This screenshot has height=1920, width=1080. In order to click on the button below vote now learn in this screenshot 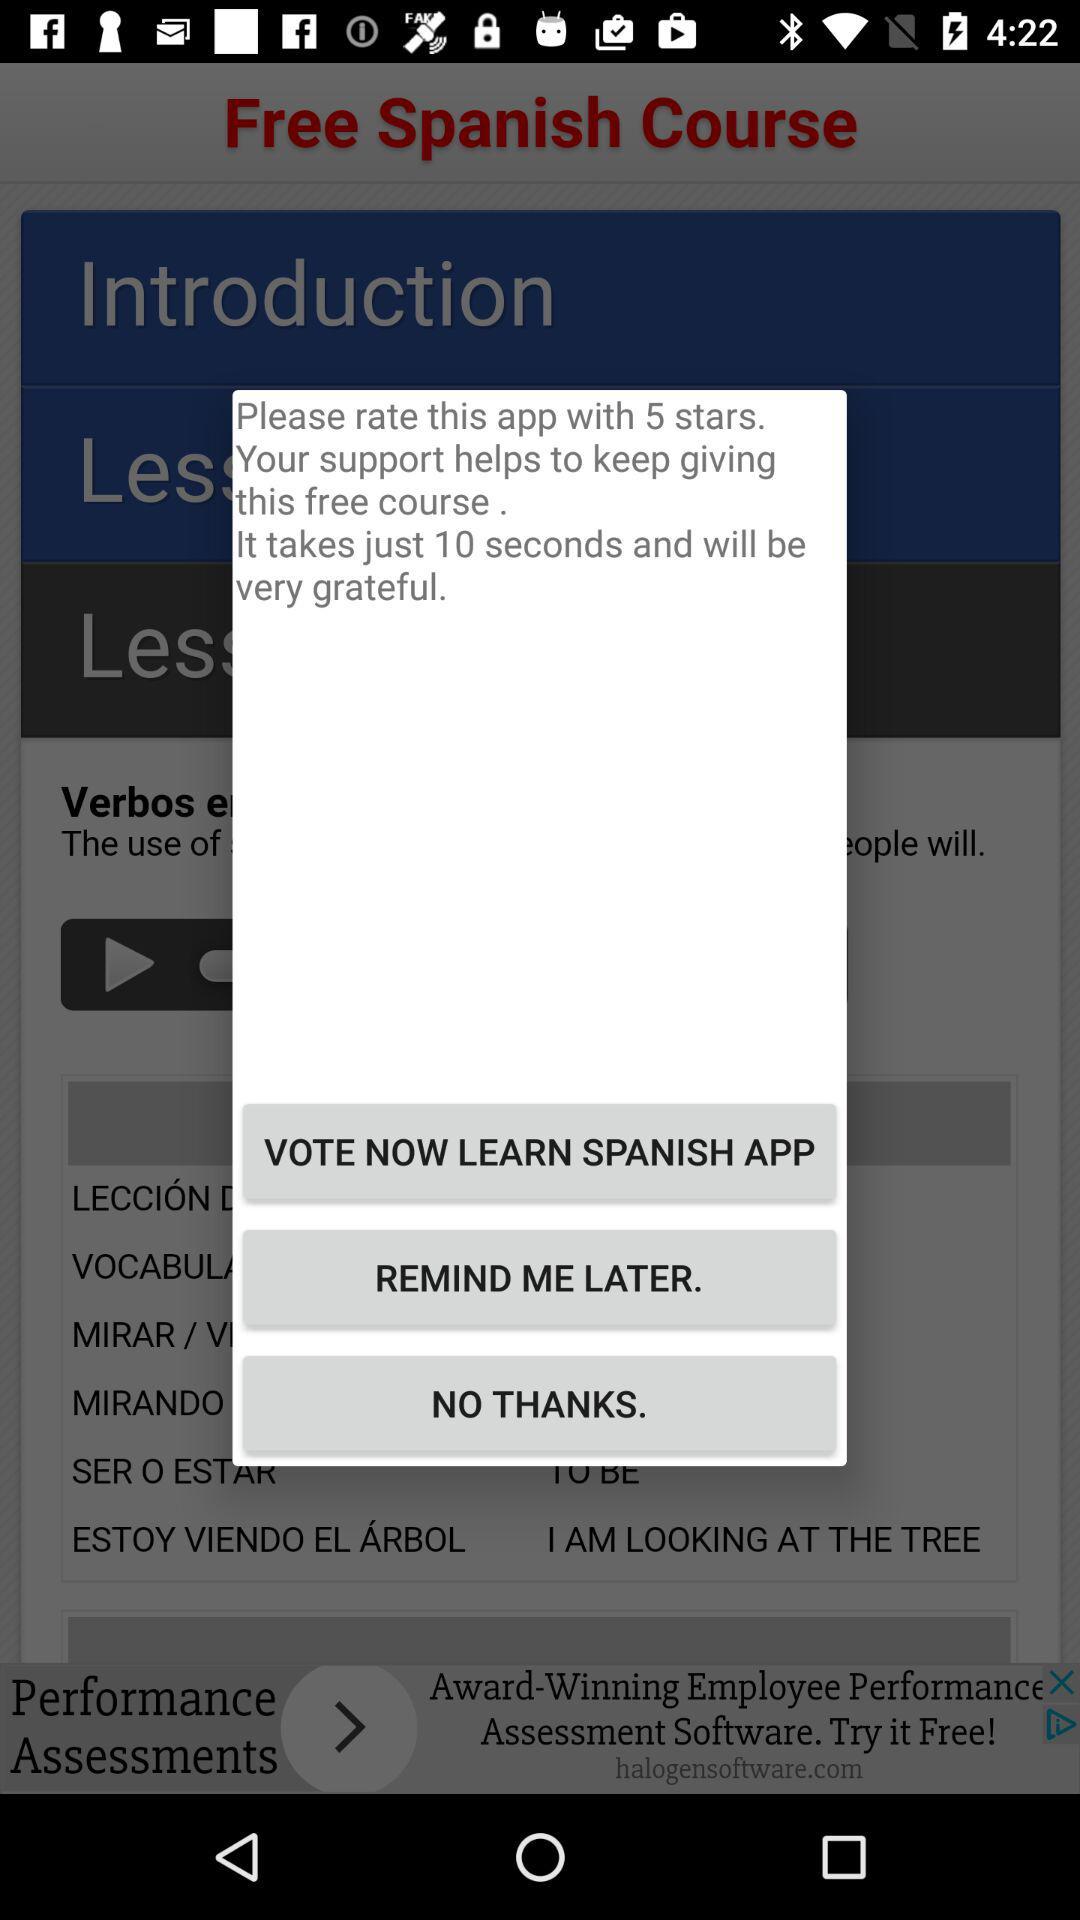, I will do `click(538, 1276)`.